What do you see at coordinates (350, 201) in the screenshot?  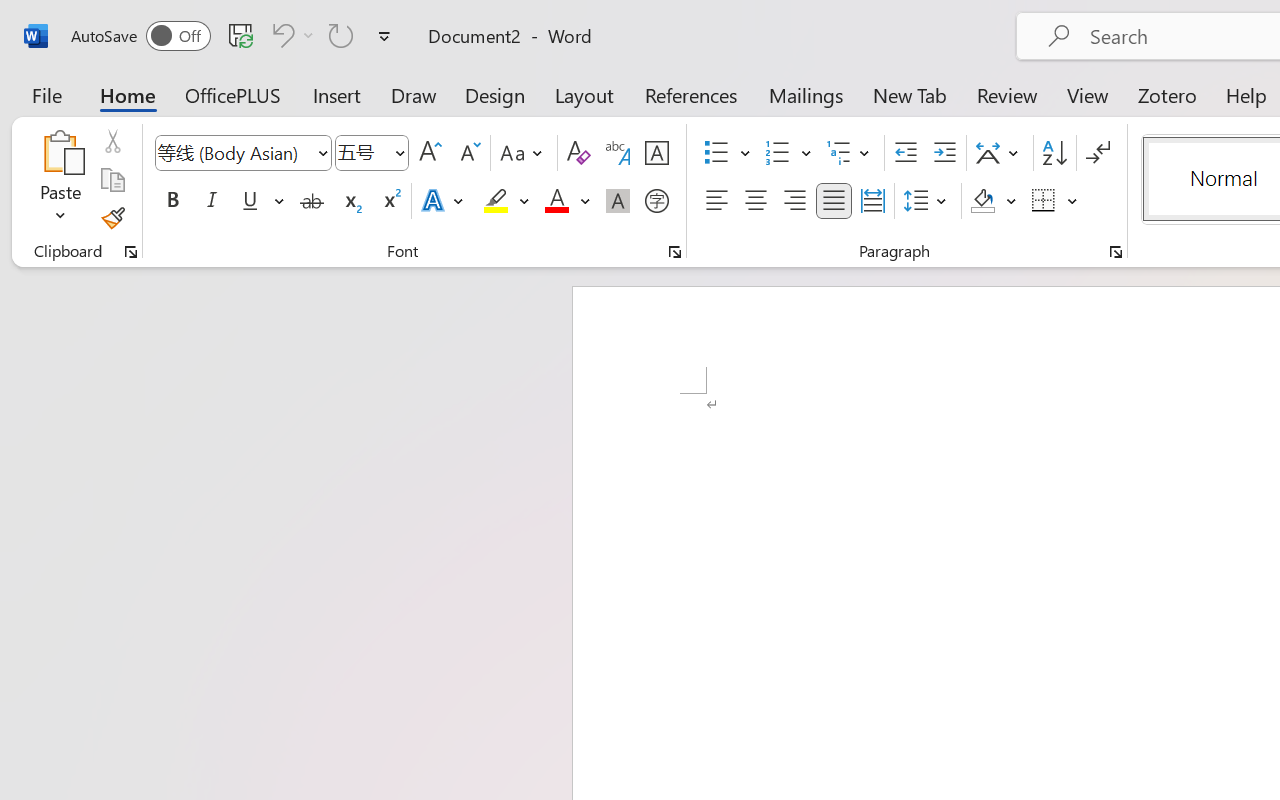 I see `'Subscript'` at bounding box center [350, 201].